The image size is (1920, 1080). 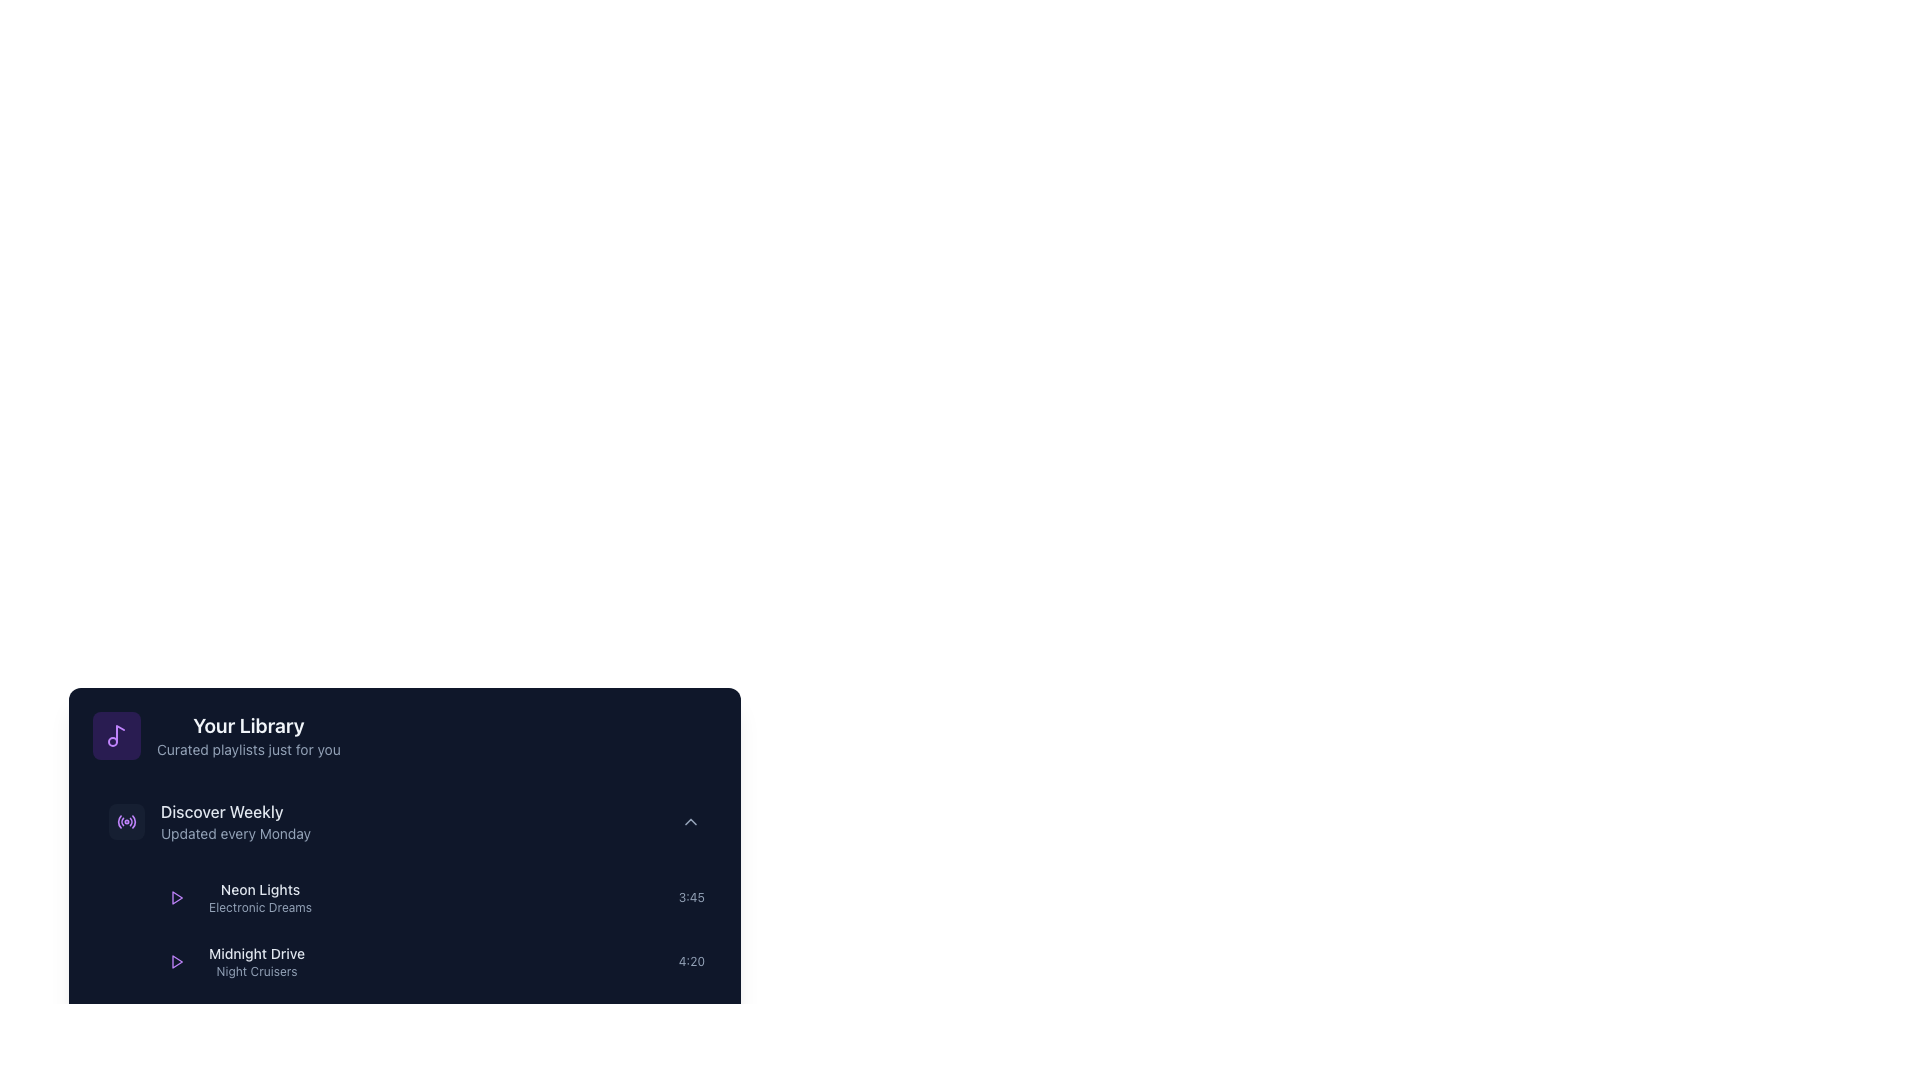 What do you see at coordinates (431, 897) in the screenshot?
I see `the song entry titled 'Neon Lights' in the list under 'Your Library' and 'Discover Weekly'` at bounding box center [431, 897].